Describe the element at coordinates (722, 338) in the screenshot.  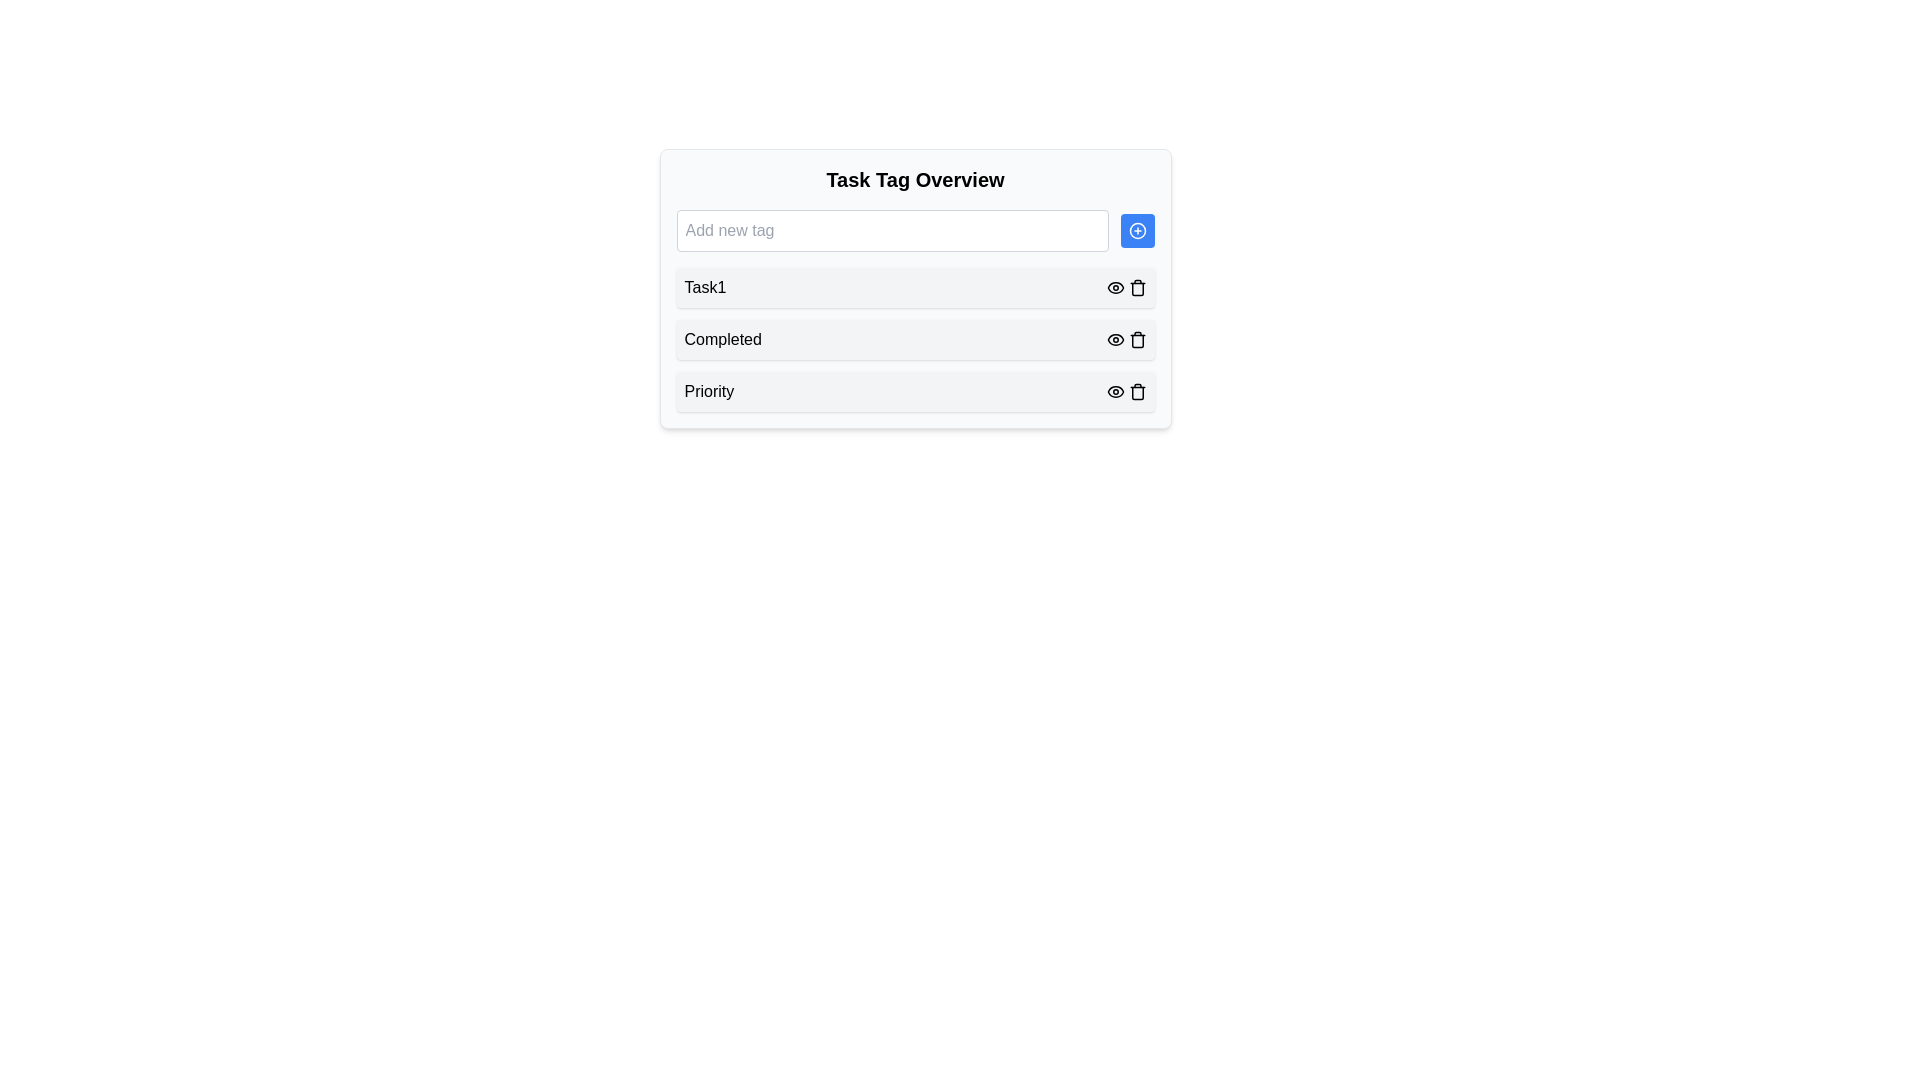
I see `the text label displaying 'Completed' within the 'Task Tag Overview' section, located between 'Task1' and 'Priority'` at that location.